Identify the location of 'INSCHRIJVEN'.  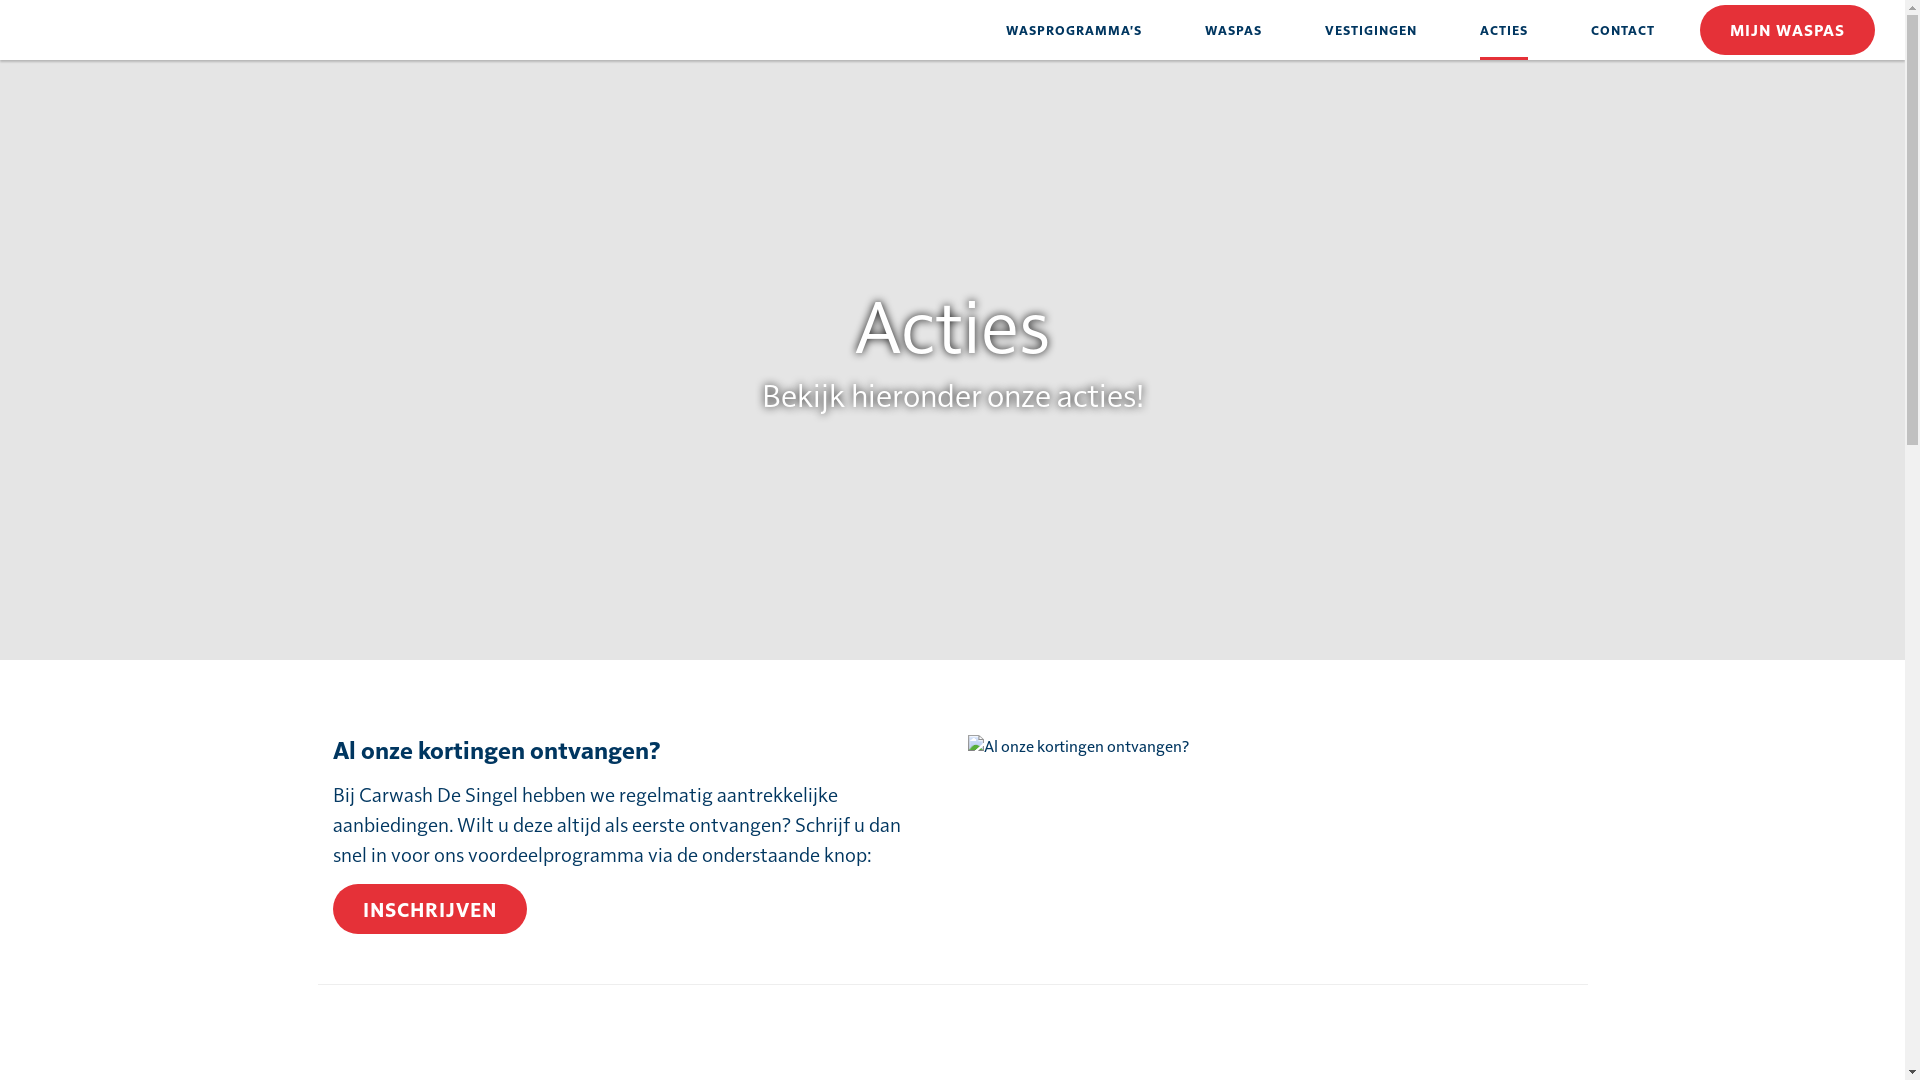
(427, 909).